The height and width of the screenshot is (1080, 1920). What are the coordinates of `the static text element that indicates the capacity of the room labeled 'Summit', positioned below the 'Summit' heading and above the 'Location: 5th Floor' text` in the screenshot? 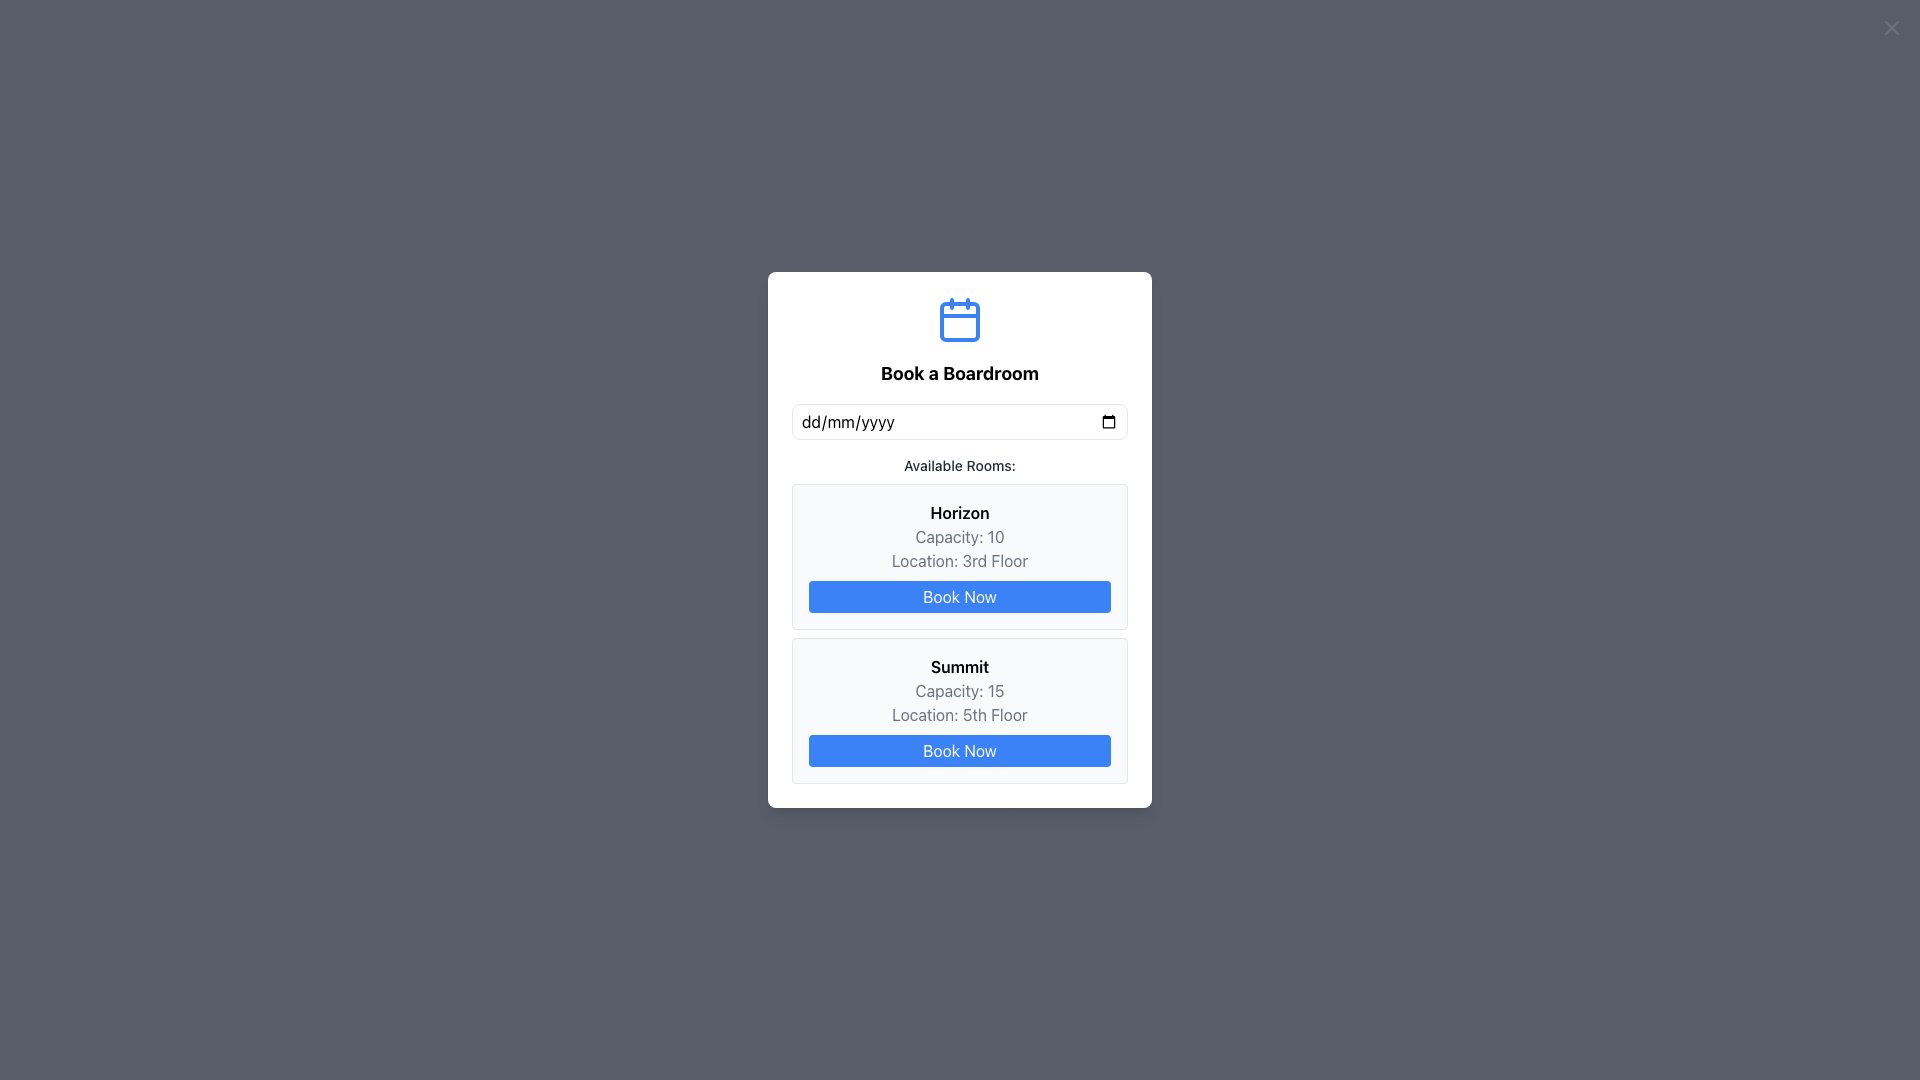 It's located at (960, 689).